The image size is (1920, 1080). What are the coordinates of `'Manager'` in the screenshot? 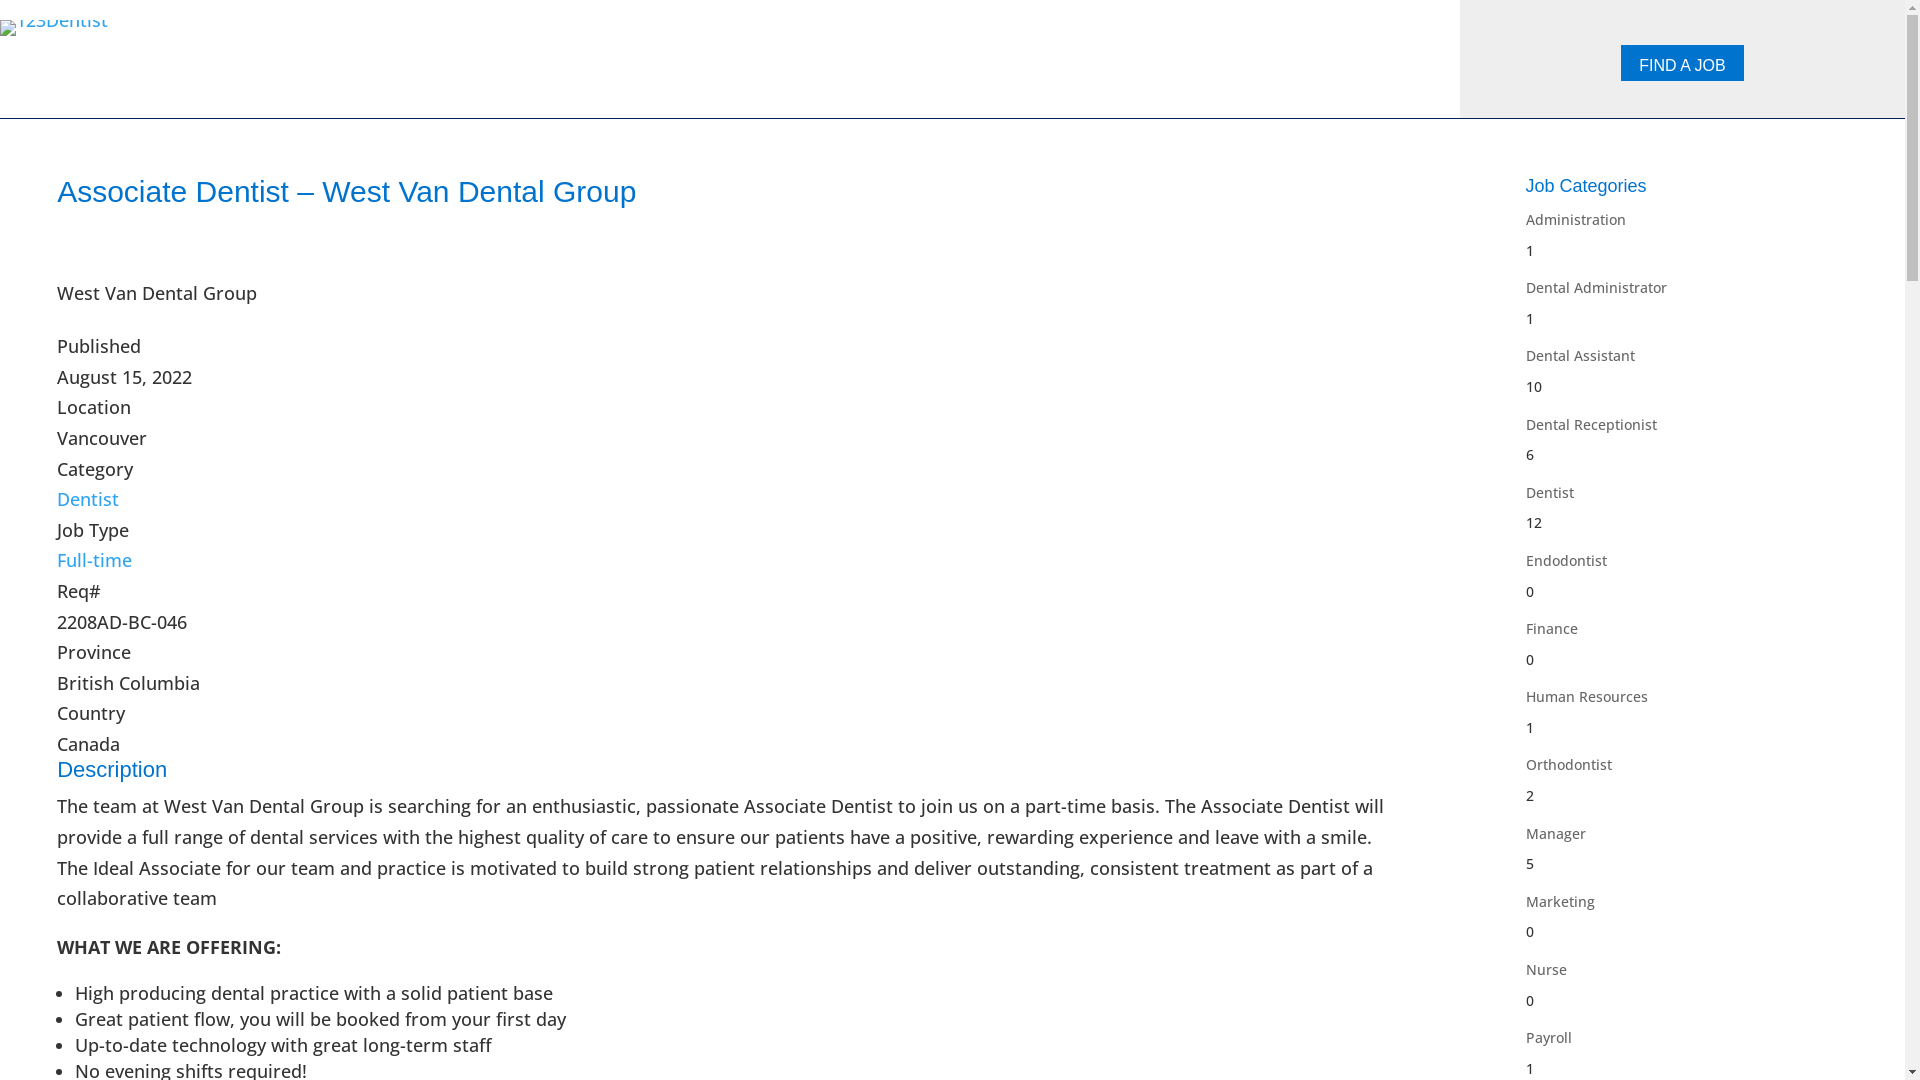 It's located at (1554, 833).